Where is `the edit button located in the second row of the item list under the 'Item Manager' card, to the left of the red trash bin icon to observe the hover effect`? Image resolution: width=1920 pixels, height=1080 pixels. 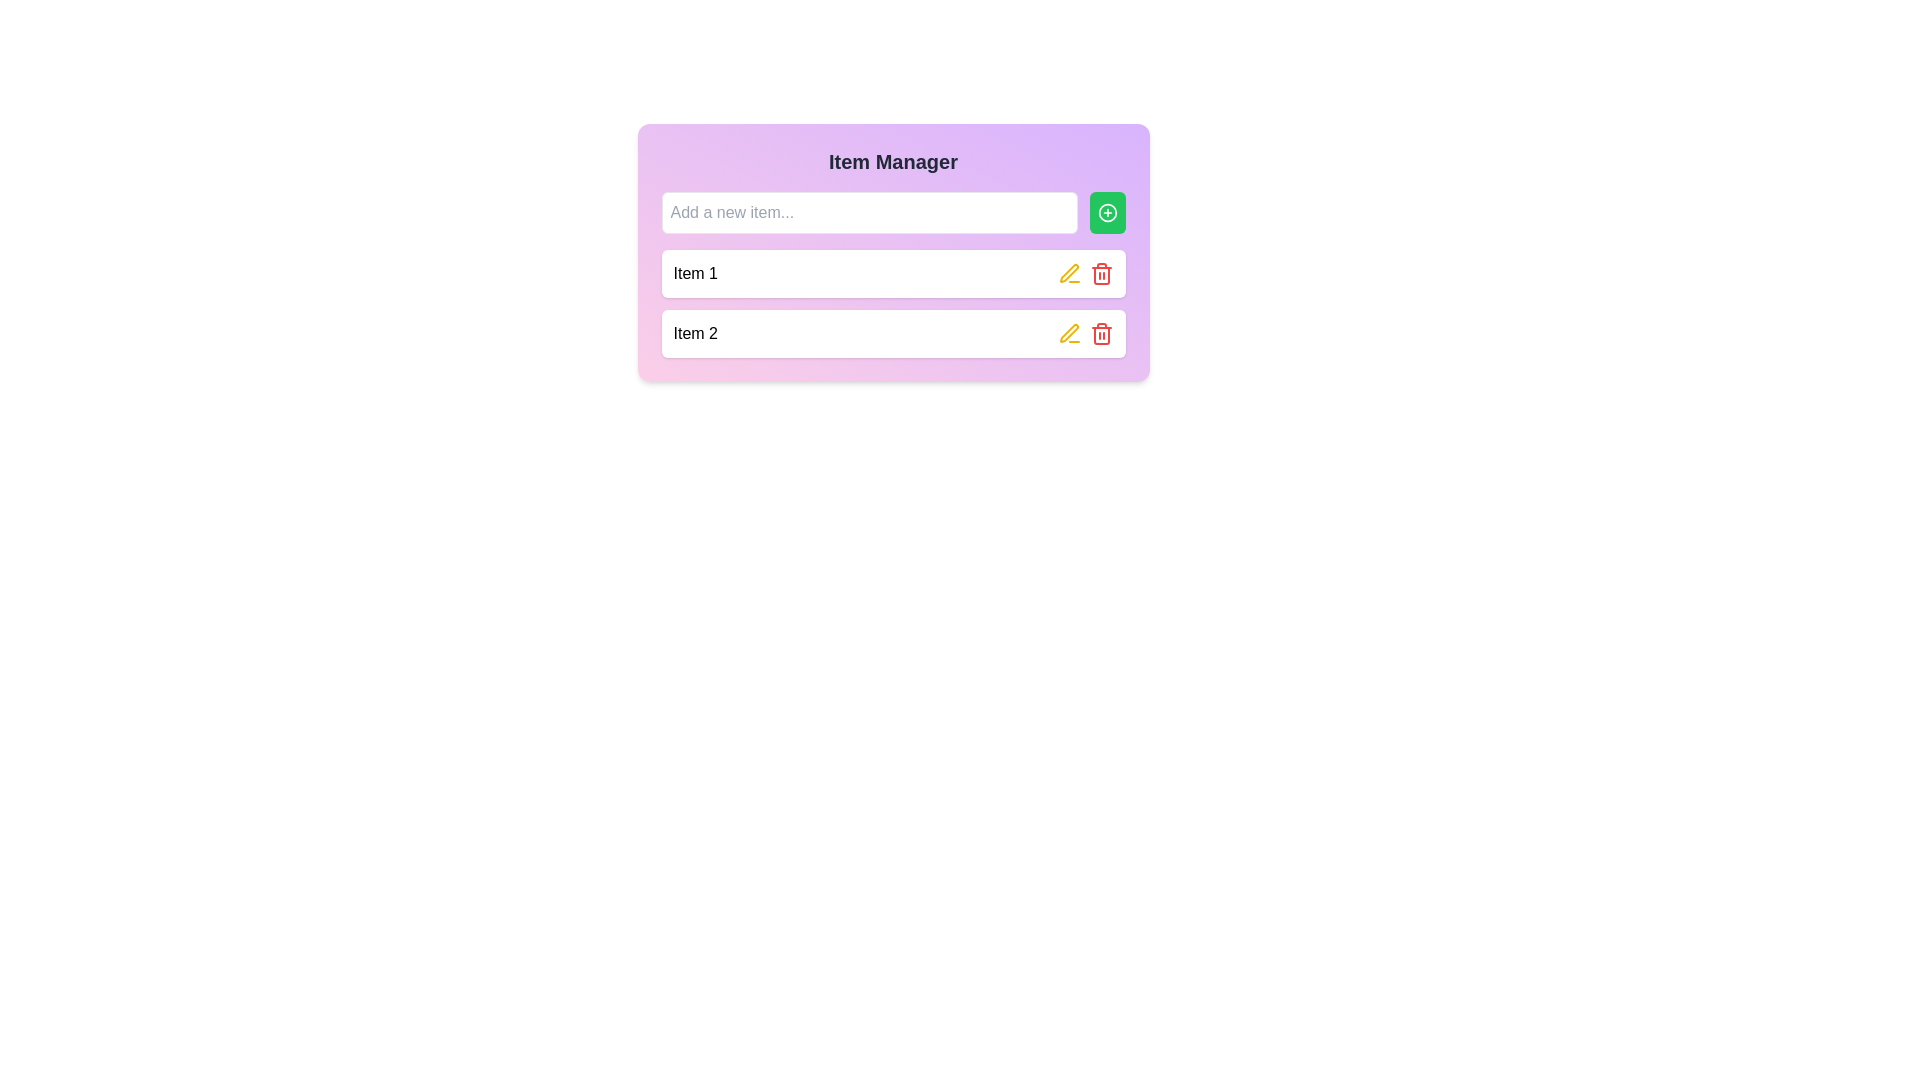
the edit button located in the second row of the item list under the 'Item Manager' card, to the left of the red trash bin icon to observe the hover effect is located at coordinates (1068, 333).